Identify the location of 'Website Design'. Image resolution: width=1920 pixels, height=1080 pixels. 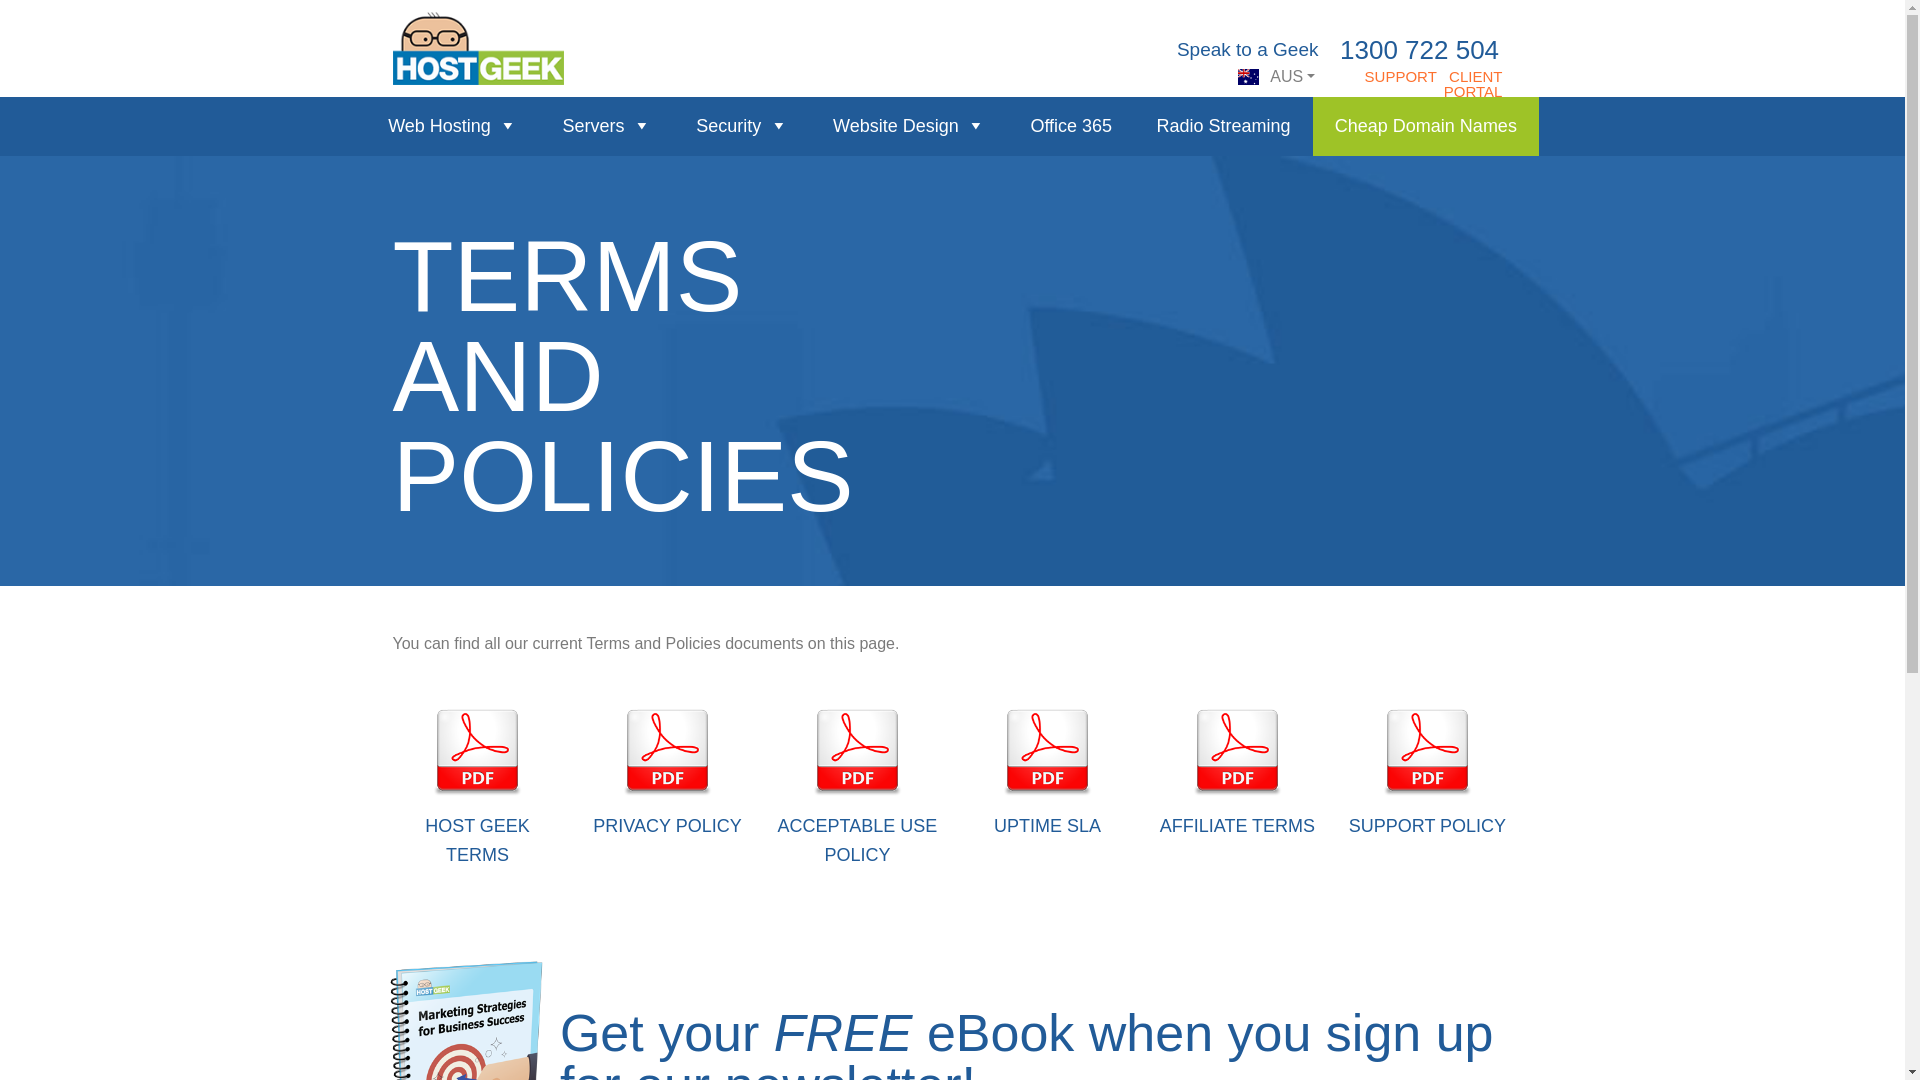
(811, 126).